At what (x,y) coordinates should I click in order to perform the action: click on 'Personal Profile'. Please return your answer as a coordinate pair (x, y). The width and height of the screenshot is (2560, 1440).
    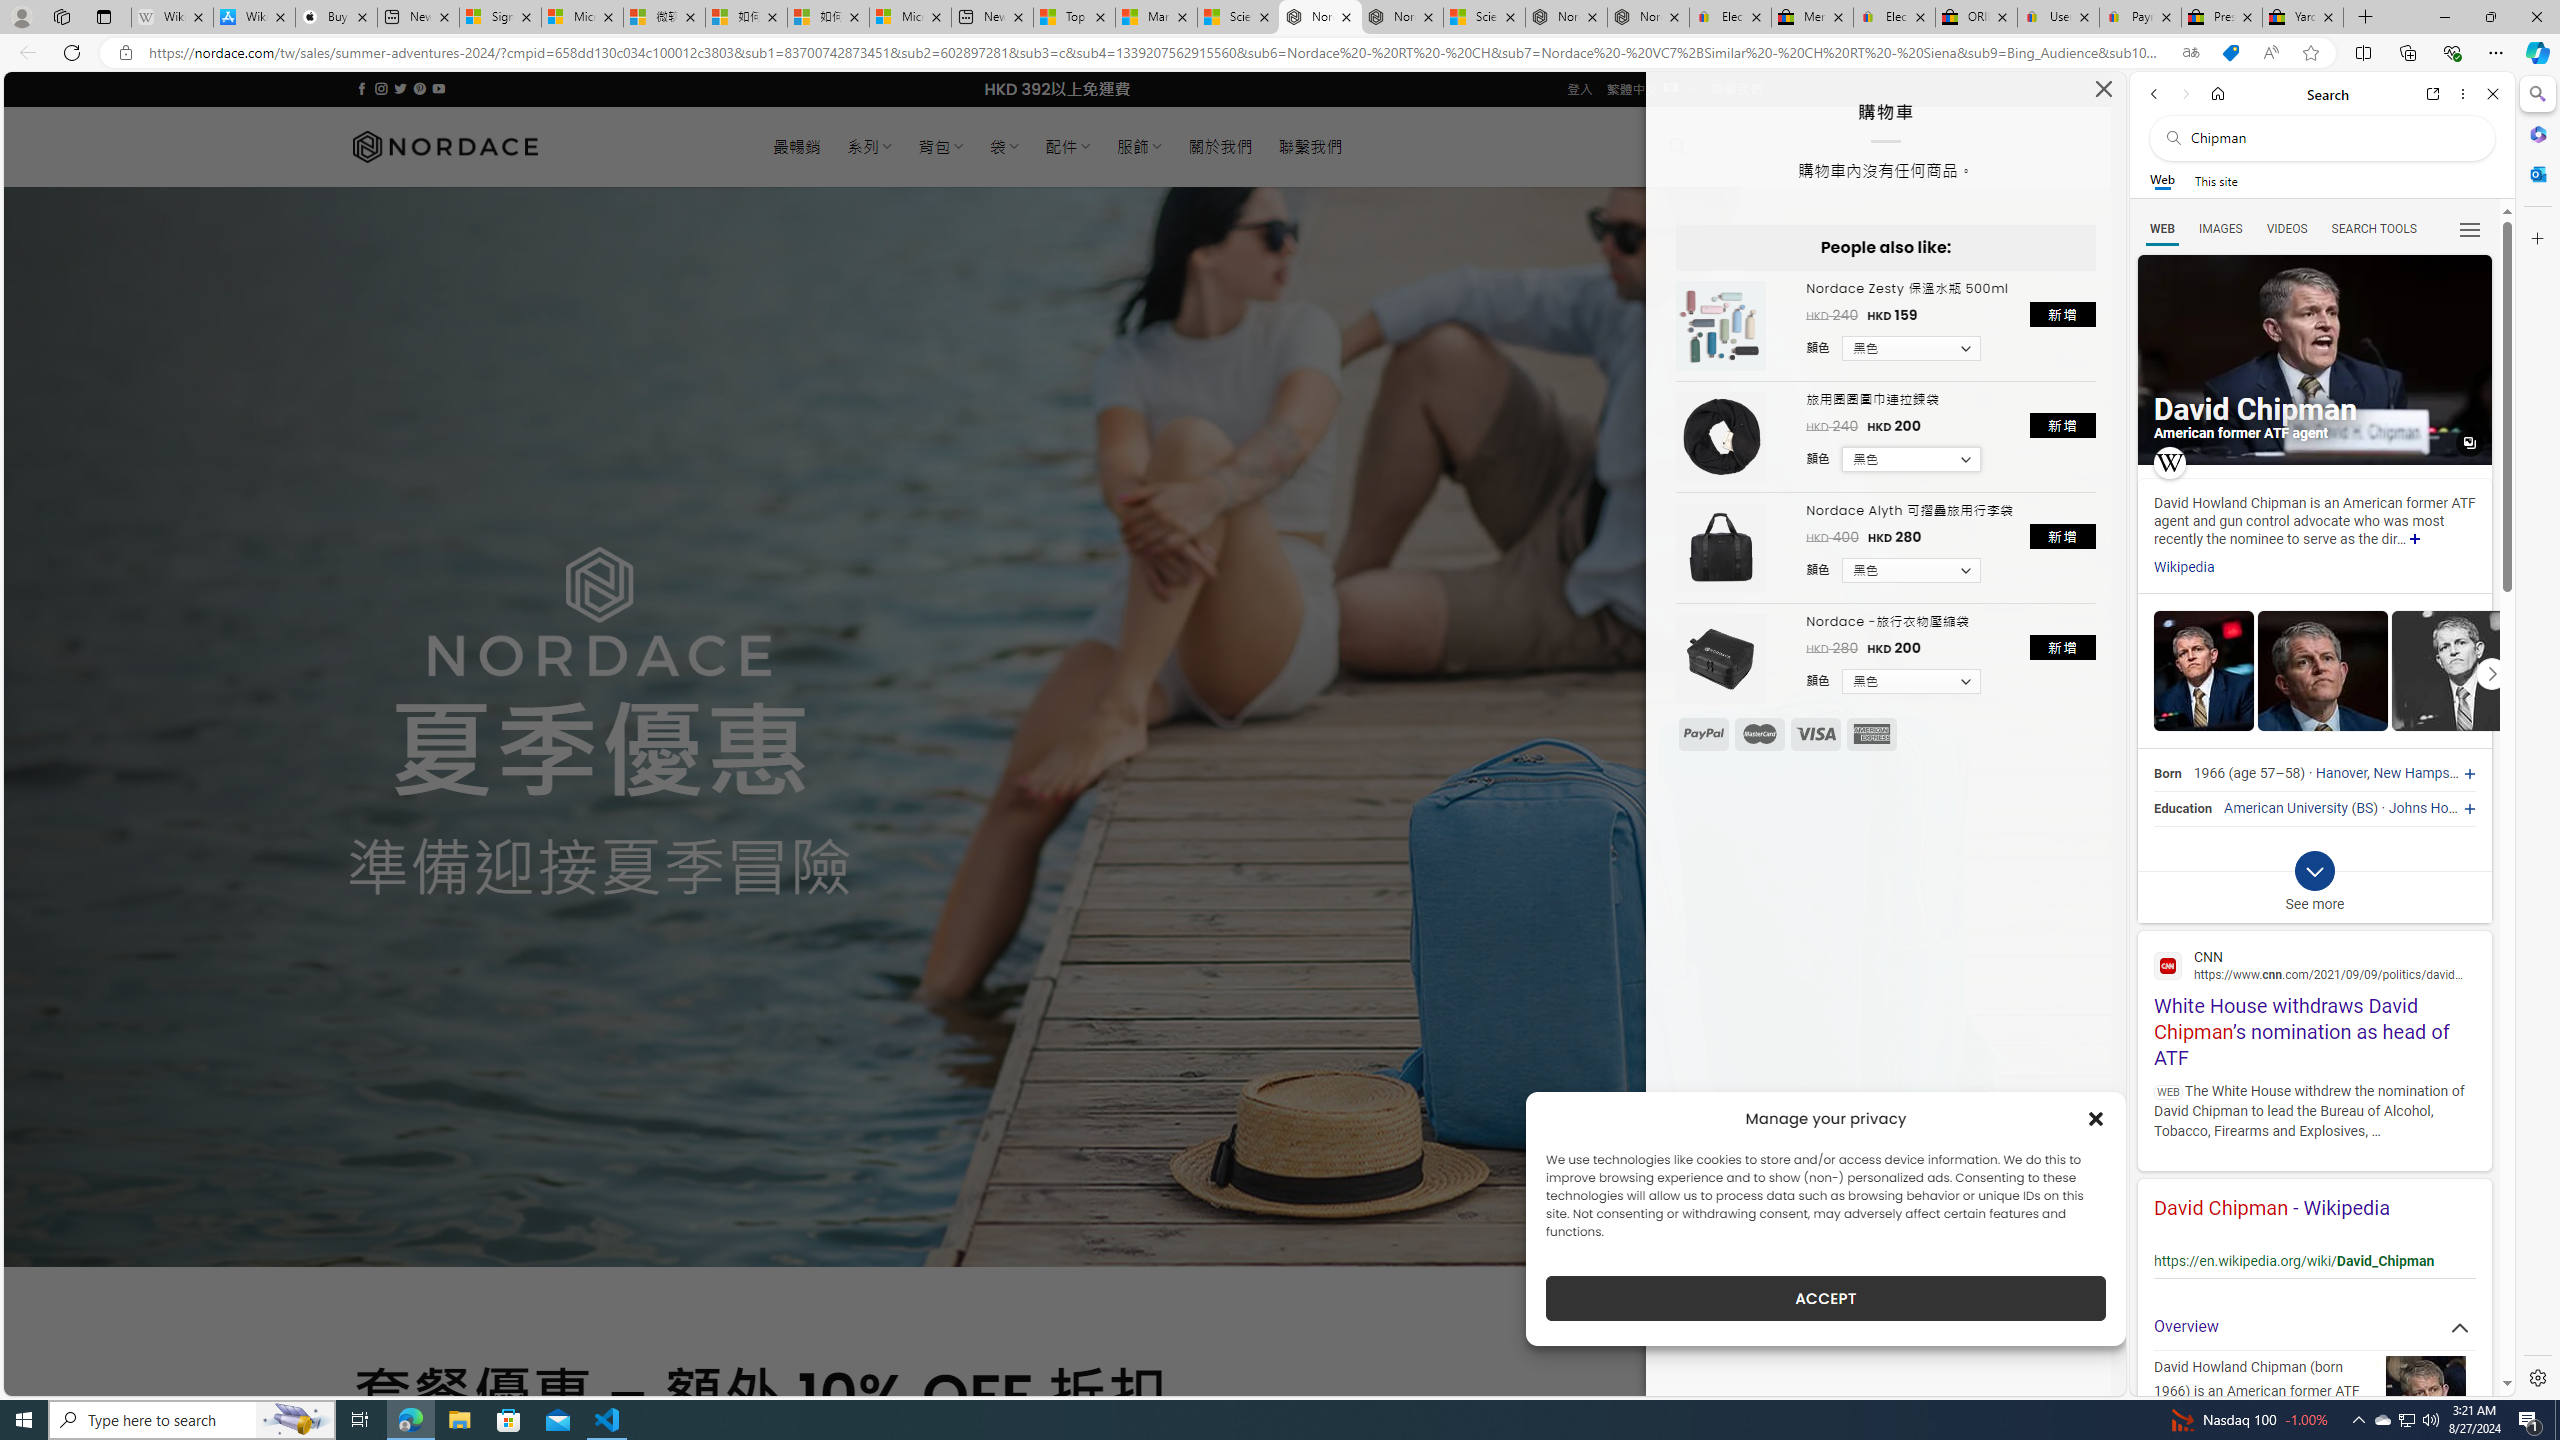
    Looking at the image, I should click on (20, 16).